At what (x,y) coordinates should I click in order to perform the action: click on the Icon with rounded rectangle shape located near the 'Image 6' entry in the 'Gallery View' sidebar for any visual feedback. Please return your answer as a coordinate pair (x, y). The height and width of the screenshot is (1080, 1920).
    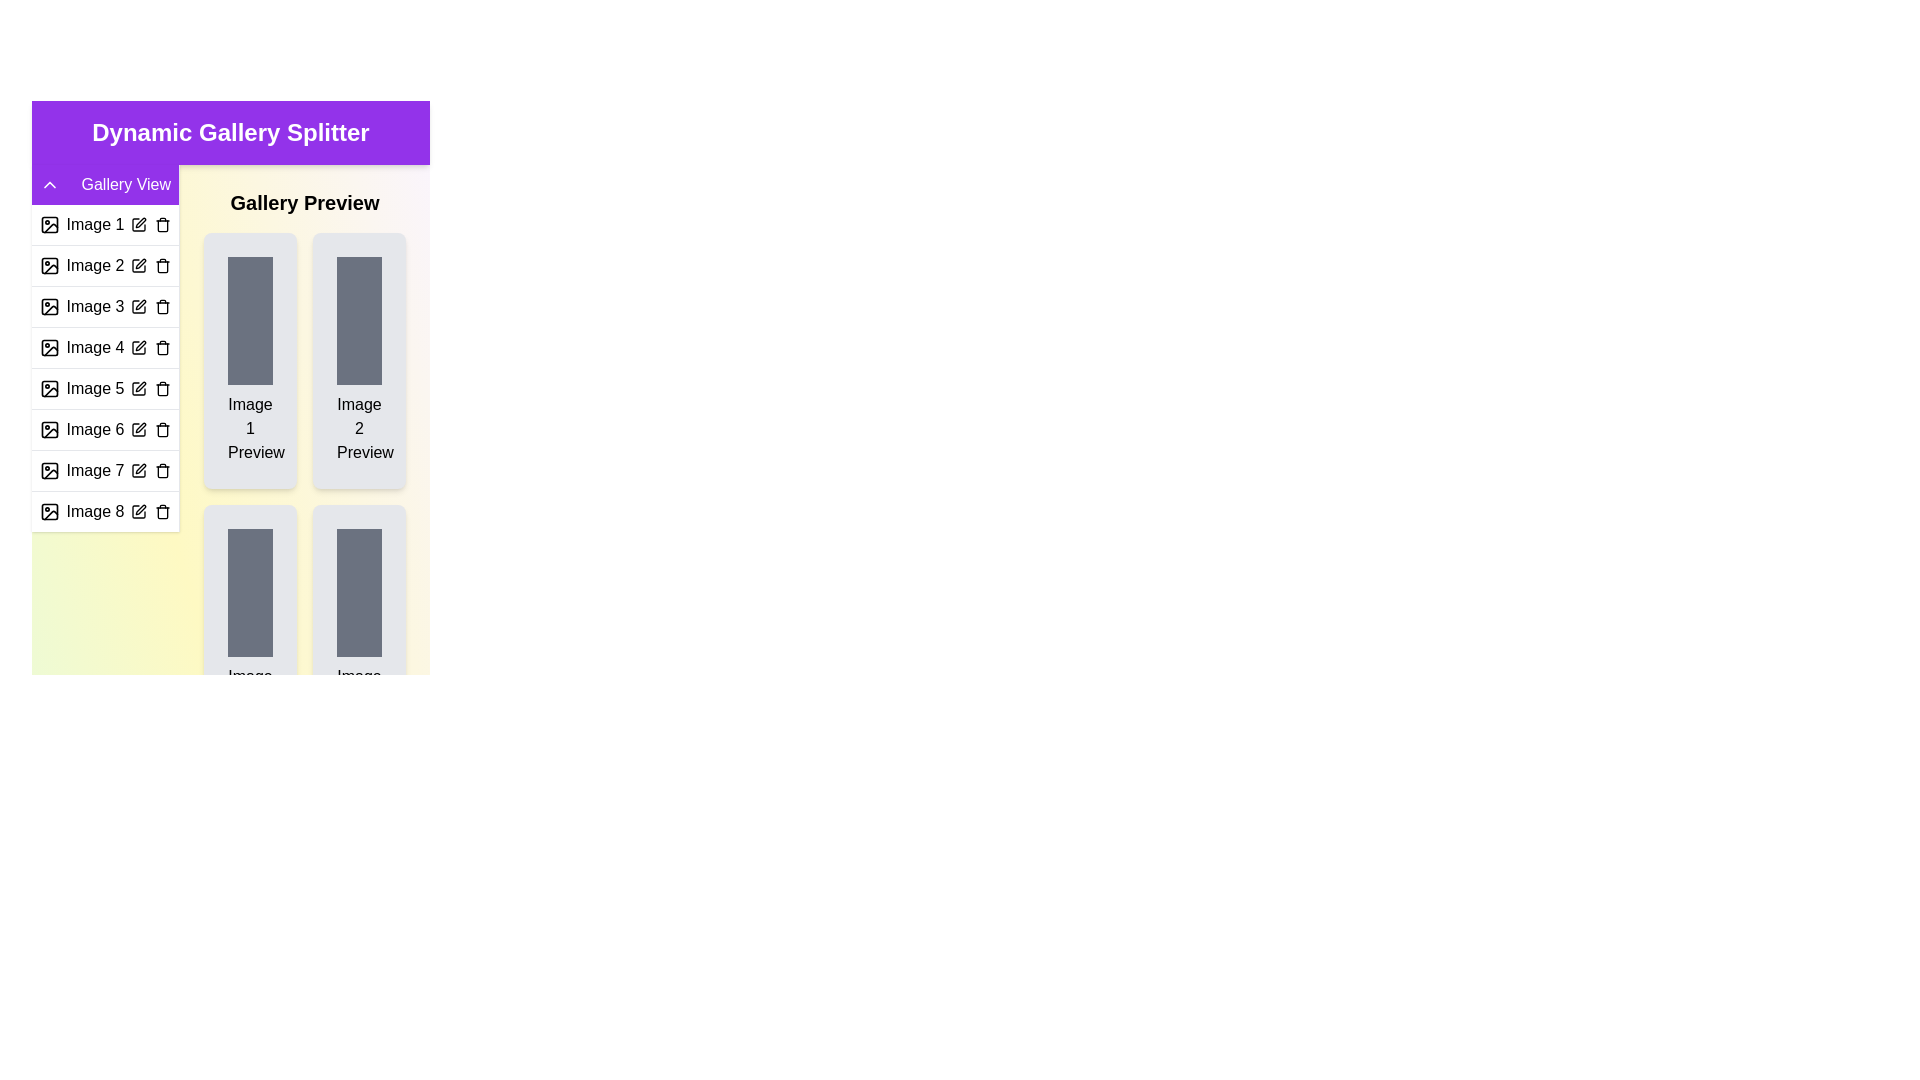
    Looking at the image, I should click on (49, 428).